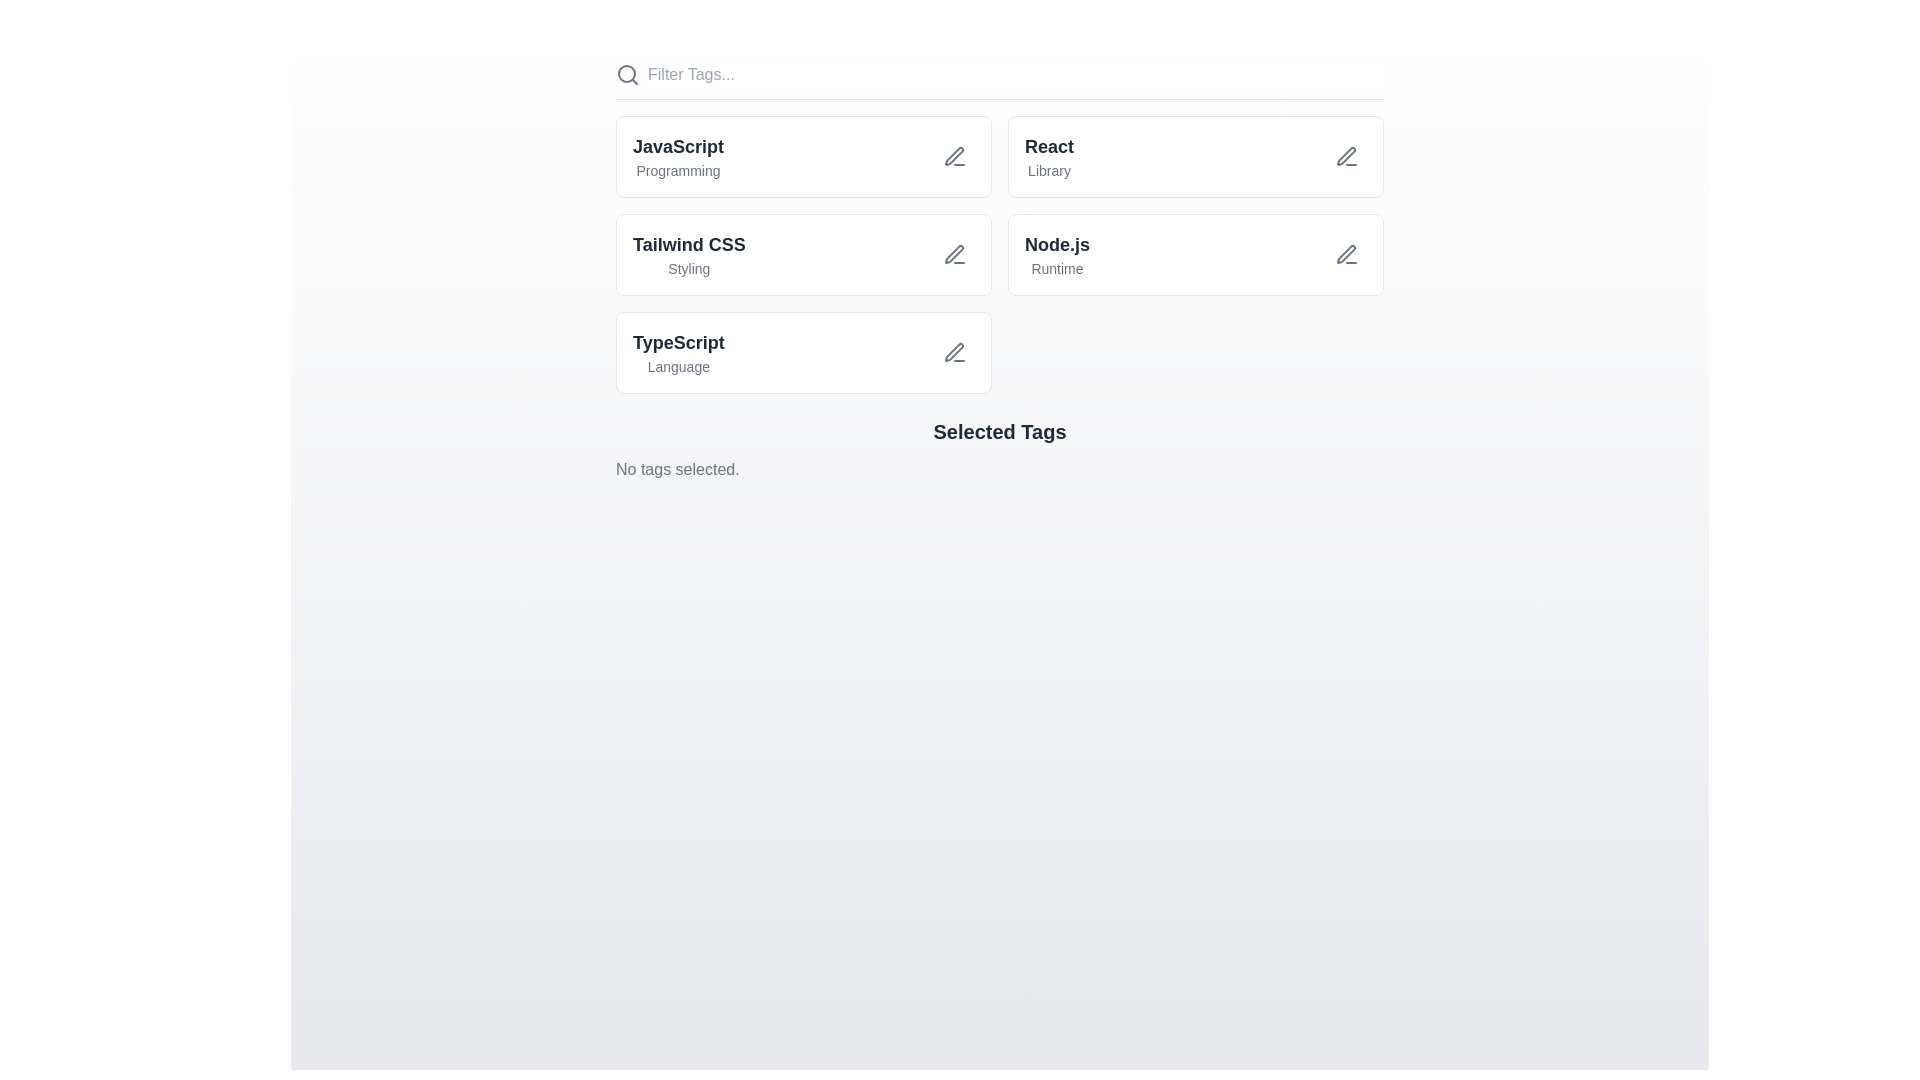 Image resolution: width=1920 pixels, height=1080 pixels. Describe the element at coordinates (678, 156) in the screenshot. I see `descriptive text content from the static text block that identifies the programming language as 'JavaScript' and categorizes it under 'Programming'` at that location.